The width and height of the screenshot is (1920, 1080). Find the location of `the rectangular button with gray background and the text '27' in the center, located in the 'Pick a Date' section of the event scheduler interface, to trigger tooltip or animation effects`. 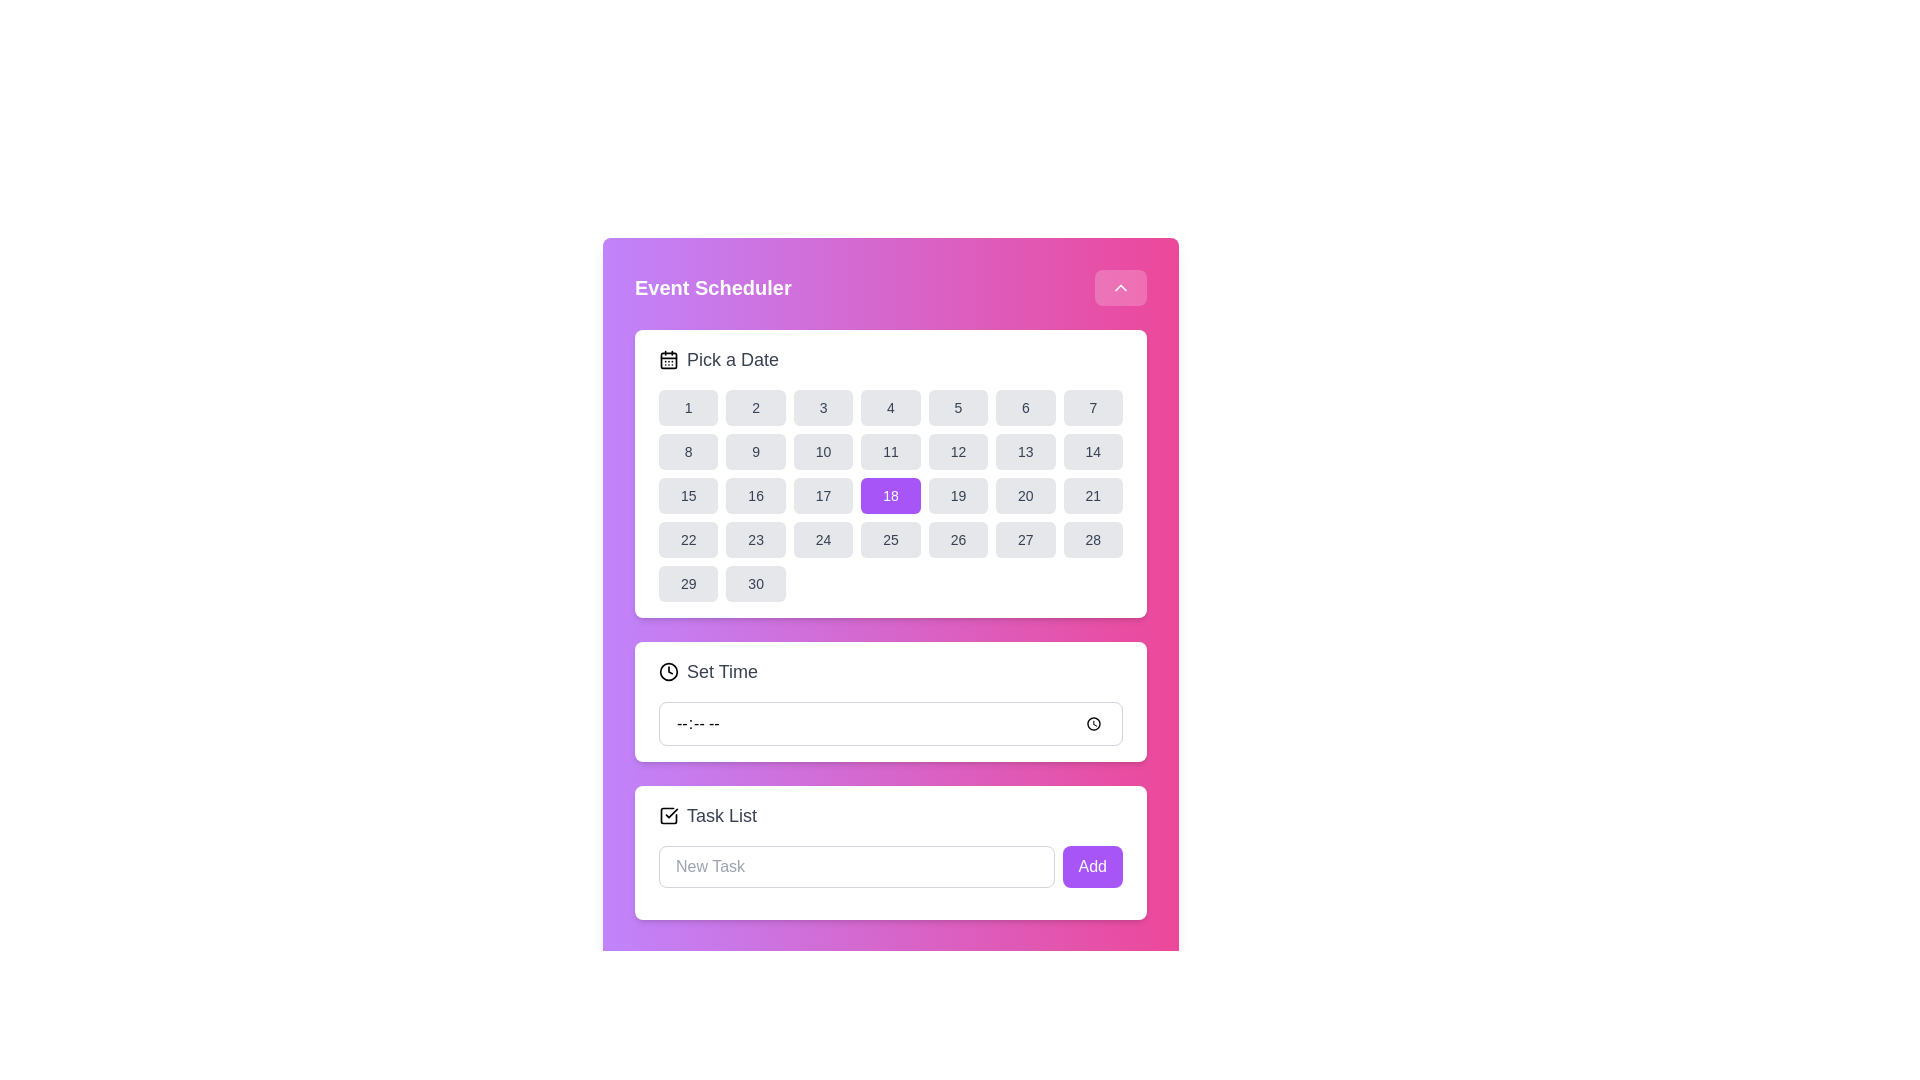

the rectangular button with gray background and the text '27' in the center, located in the 'Pick a Date' section of the event scheduler interface, to trigger tooltip or animation effects is located at coordinates (1025, 540).